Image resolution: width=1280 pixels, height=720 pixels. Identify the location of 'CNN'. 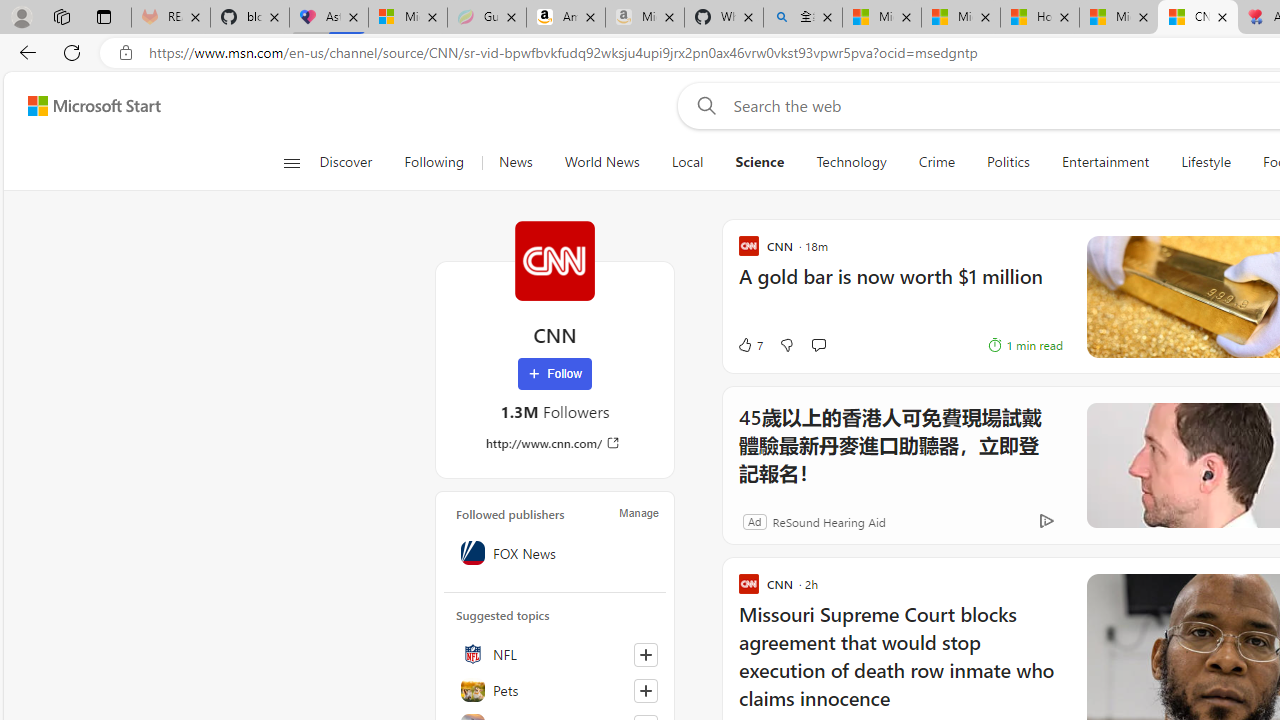
(554, 260).